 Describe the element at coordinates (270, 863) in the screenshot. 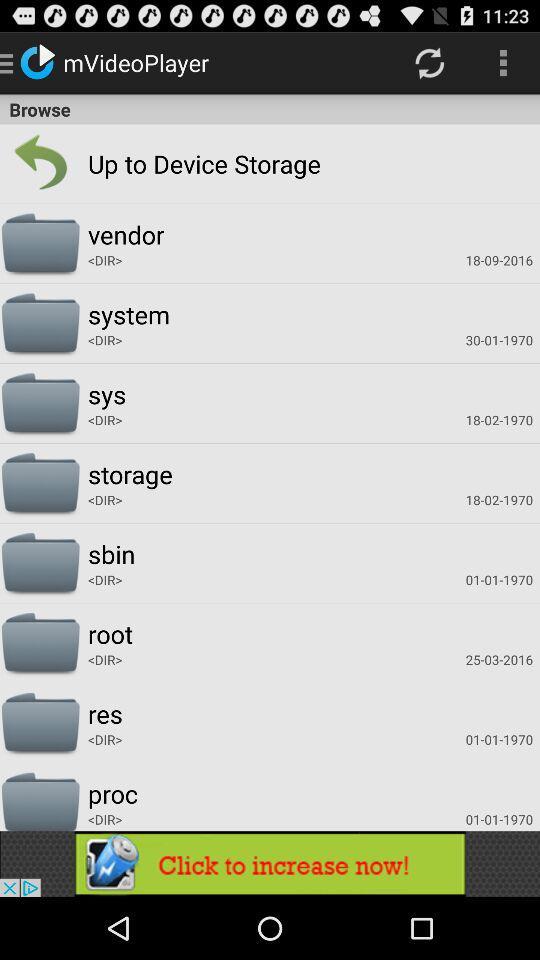

I see `open advertisement` at that location.